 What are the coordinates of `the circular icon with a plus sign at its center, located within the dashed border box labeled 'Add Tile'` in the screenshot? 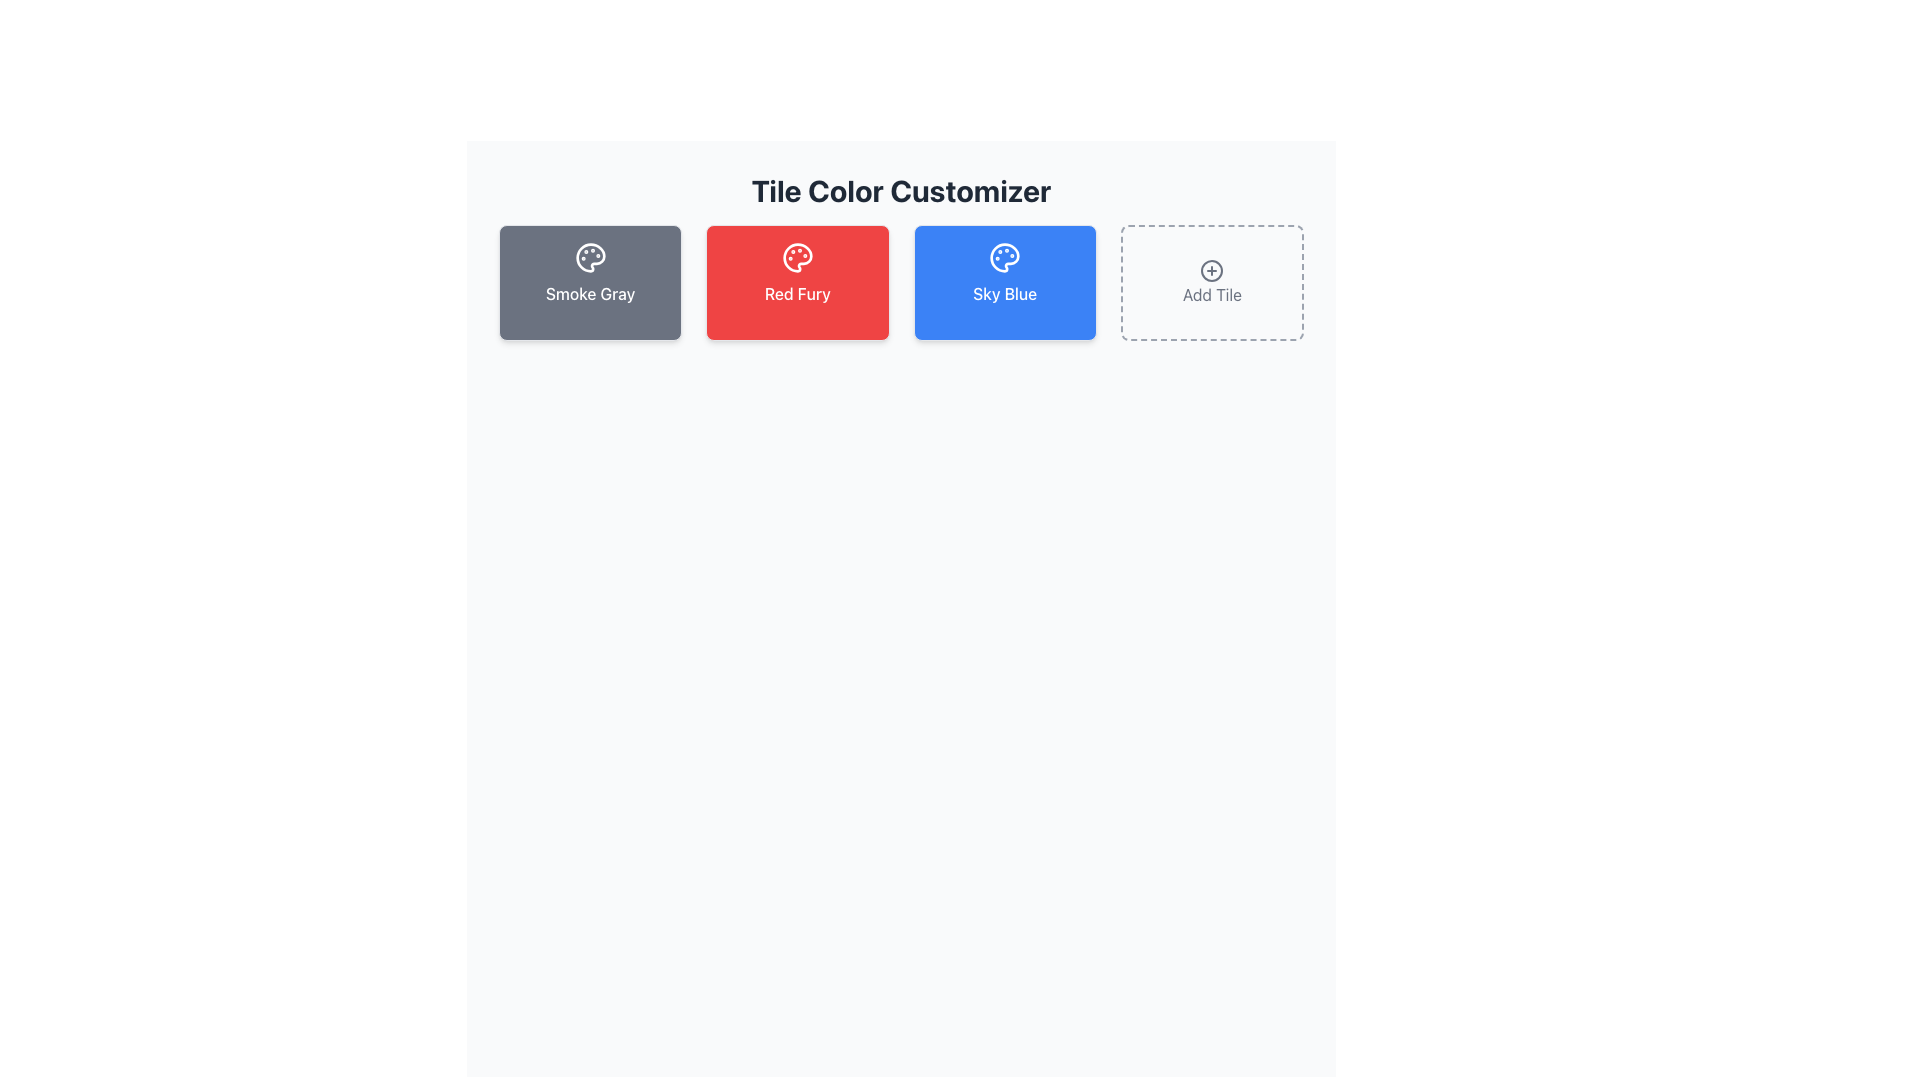 It's located at (1211, 270).